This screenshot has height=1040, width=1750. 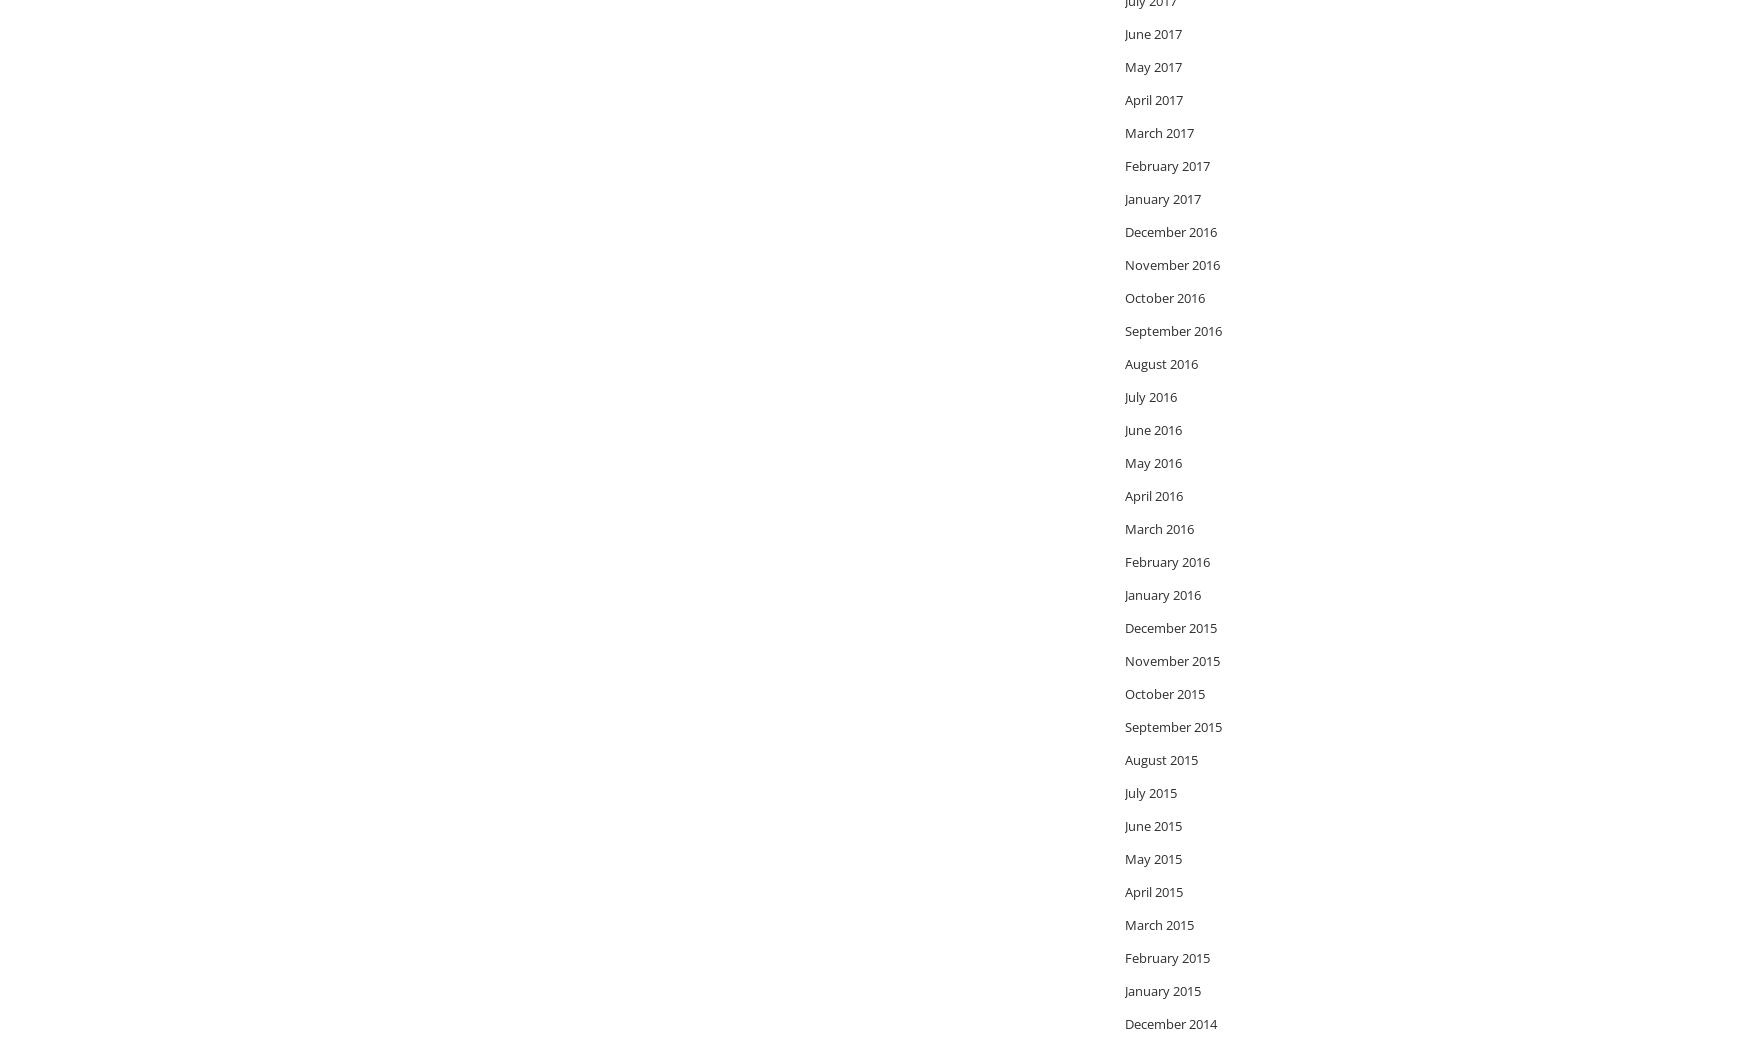 What do you see at coordinates (1171, 659) in the screenshot?
I see `'November 2015'` at bounding box center [1171, 659].